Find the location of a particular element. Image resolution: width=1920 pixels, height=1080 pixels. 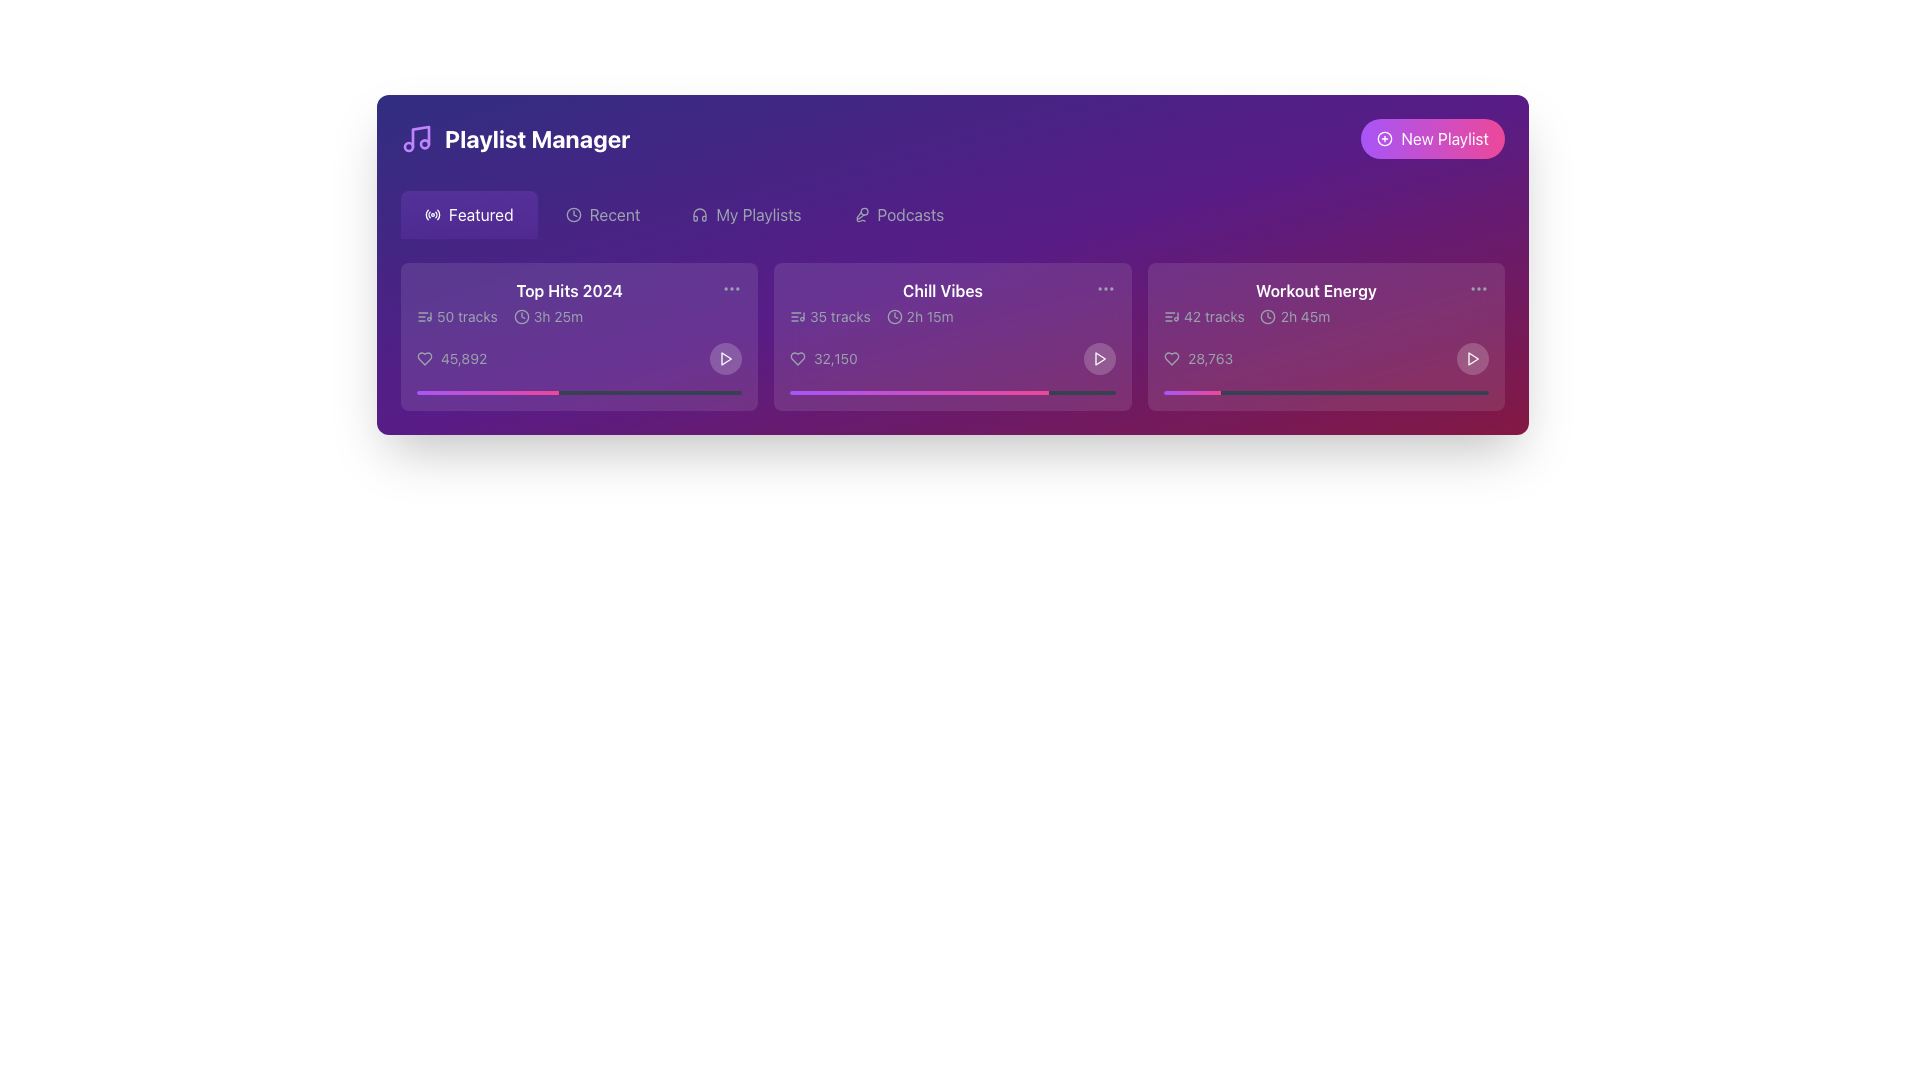

the Play Button icon, a small triangular icon used for initiating playback, located in the 'Workout Energy' section is located at coordinates (1473, 357).